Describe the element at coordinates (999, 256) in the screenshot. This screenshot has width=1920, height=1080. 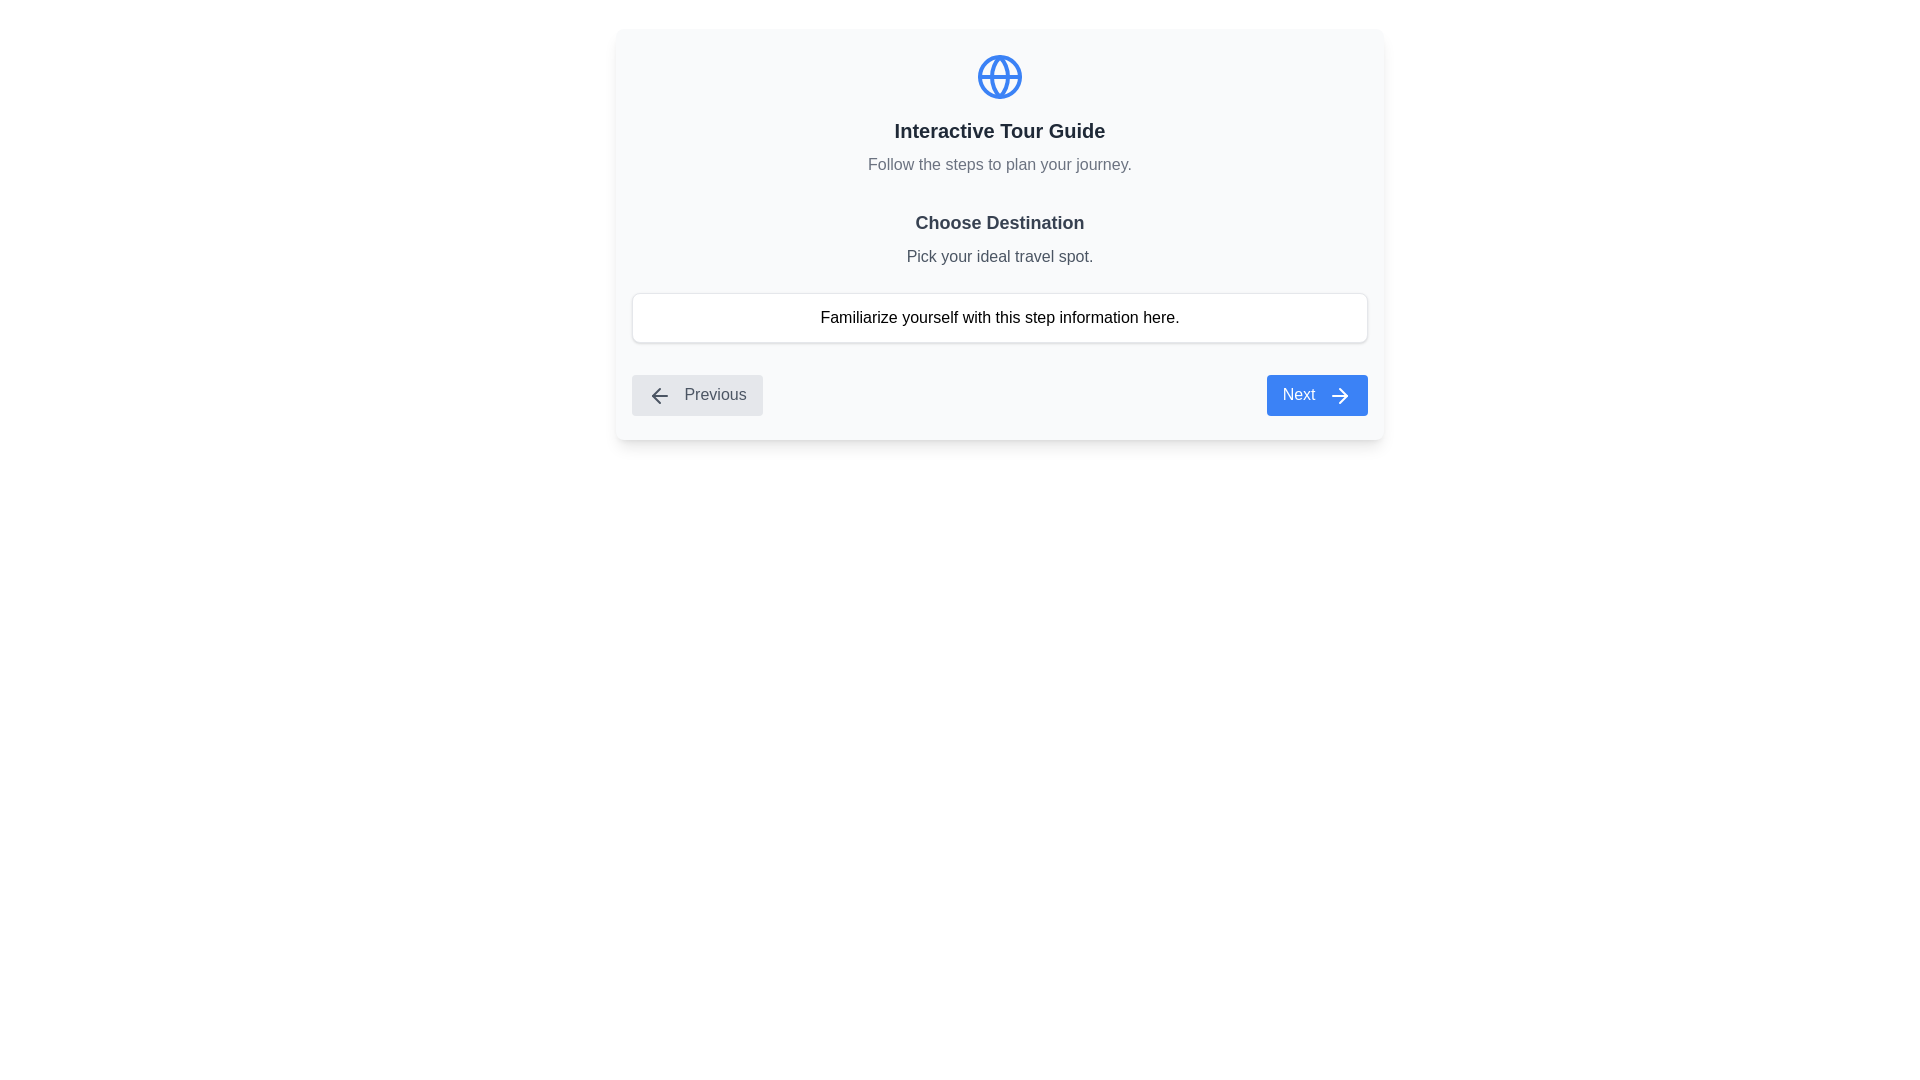
I see `the Text Label that provides guidance or context for the selected step or section, which is centrally aligned below the heading 'Choose Destination'` at that location.